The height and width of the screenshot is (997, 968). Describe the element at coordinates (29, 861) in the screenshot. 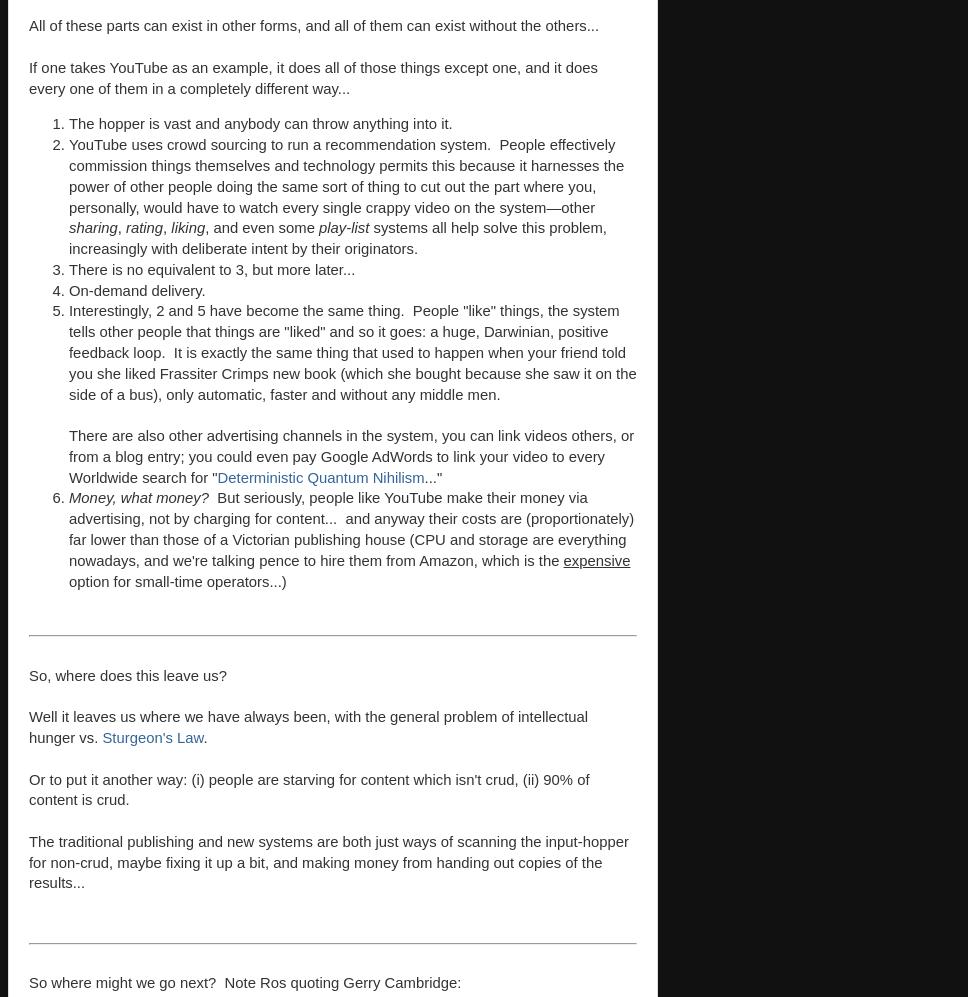

I see `'The traditional publishing and new systems are both just ways of scanning the input-hopper for non-crud, maybe fixing it up a bit, and making money from handing out copies of the results...'` at that location.